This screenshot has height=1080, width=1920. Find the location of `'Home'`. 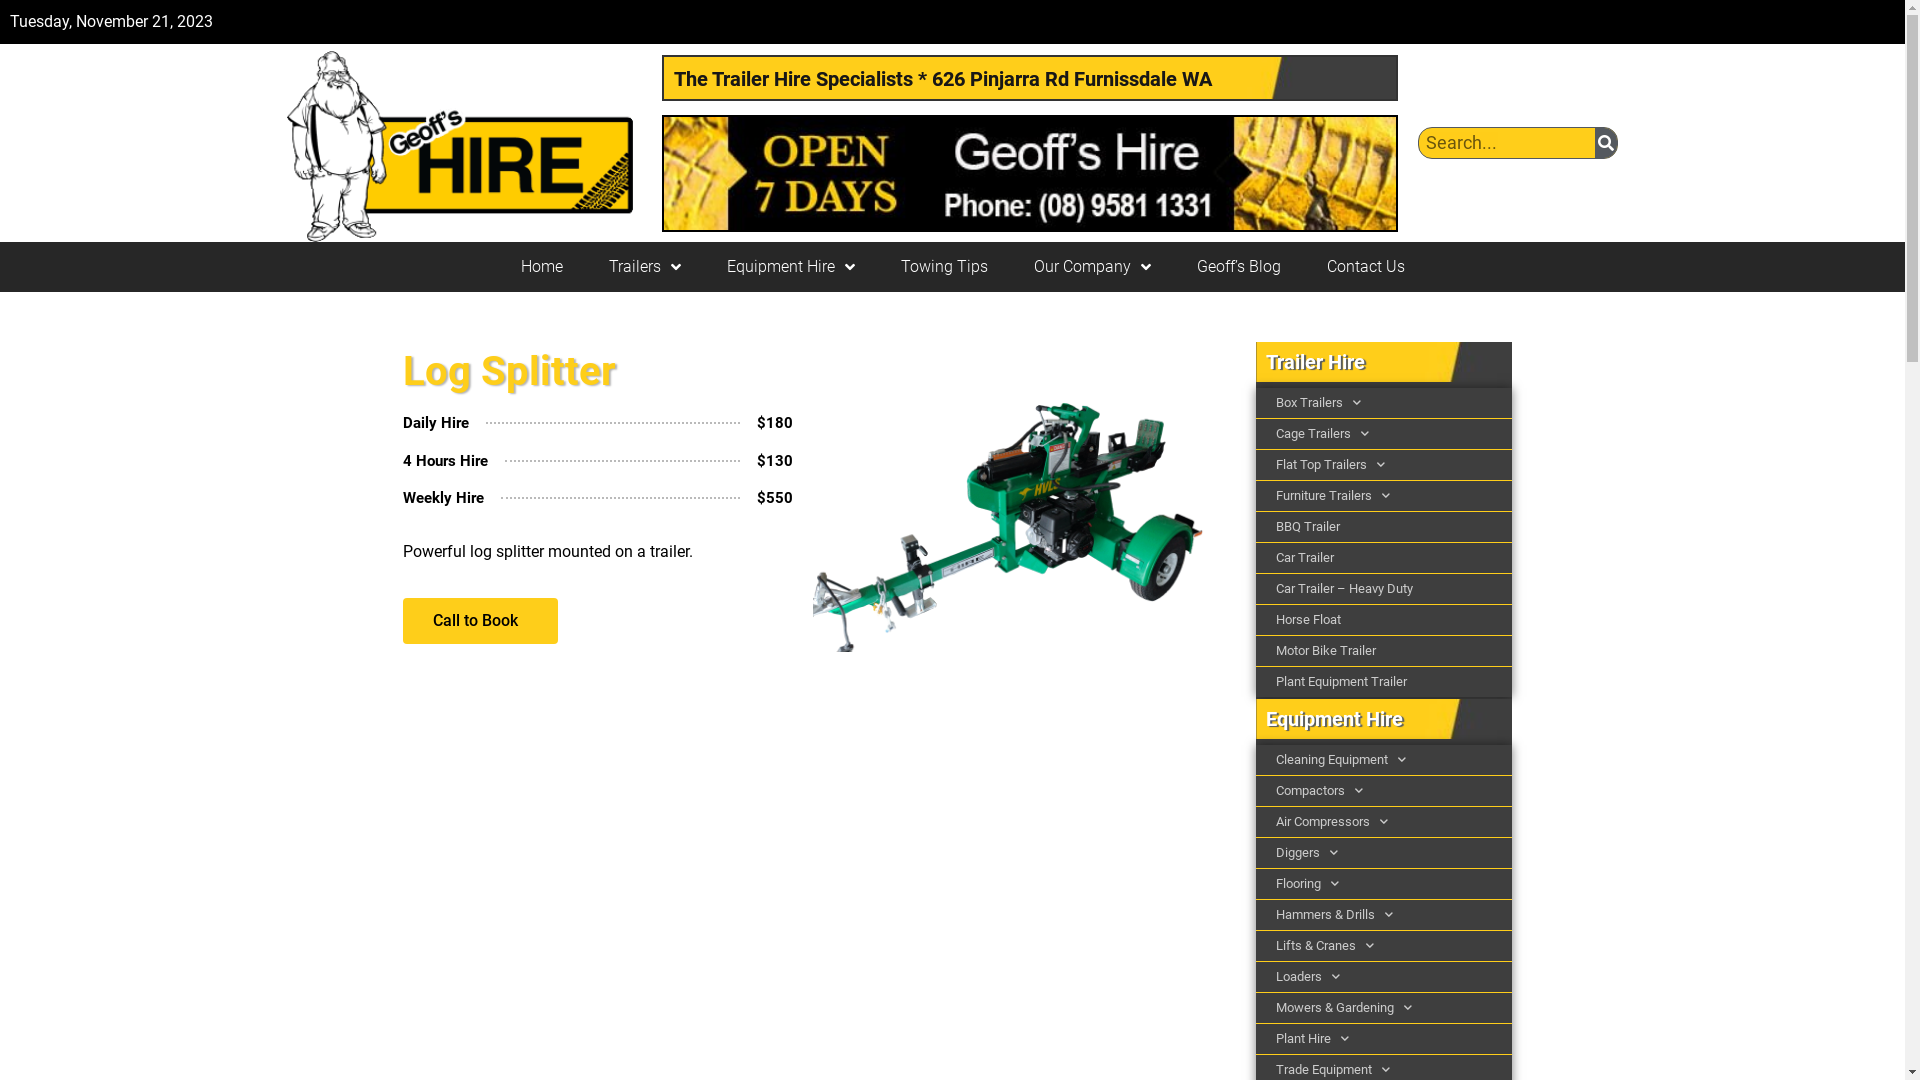

'Home' is located at coordinates (541, 265).